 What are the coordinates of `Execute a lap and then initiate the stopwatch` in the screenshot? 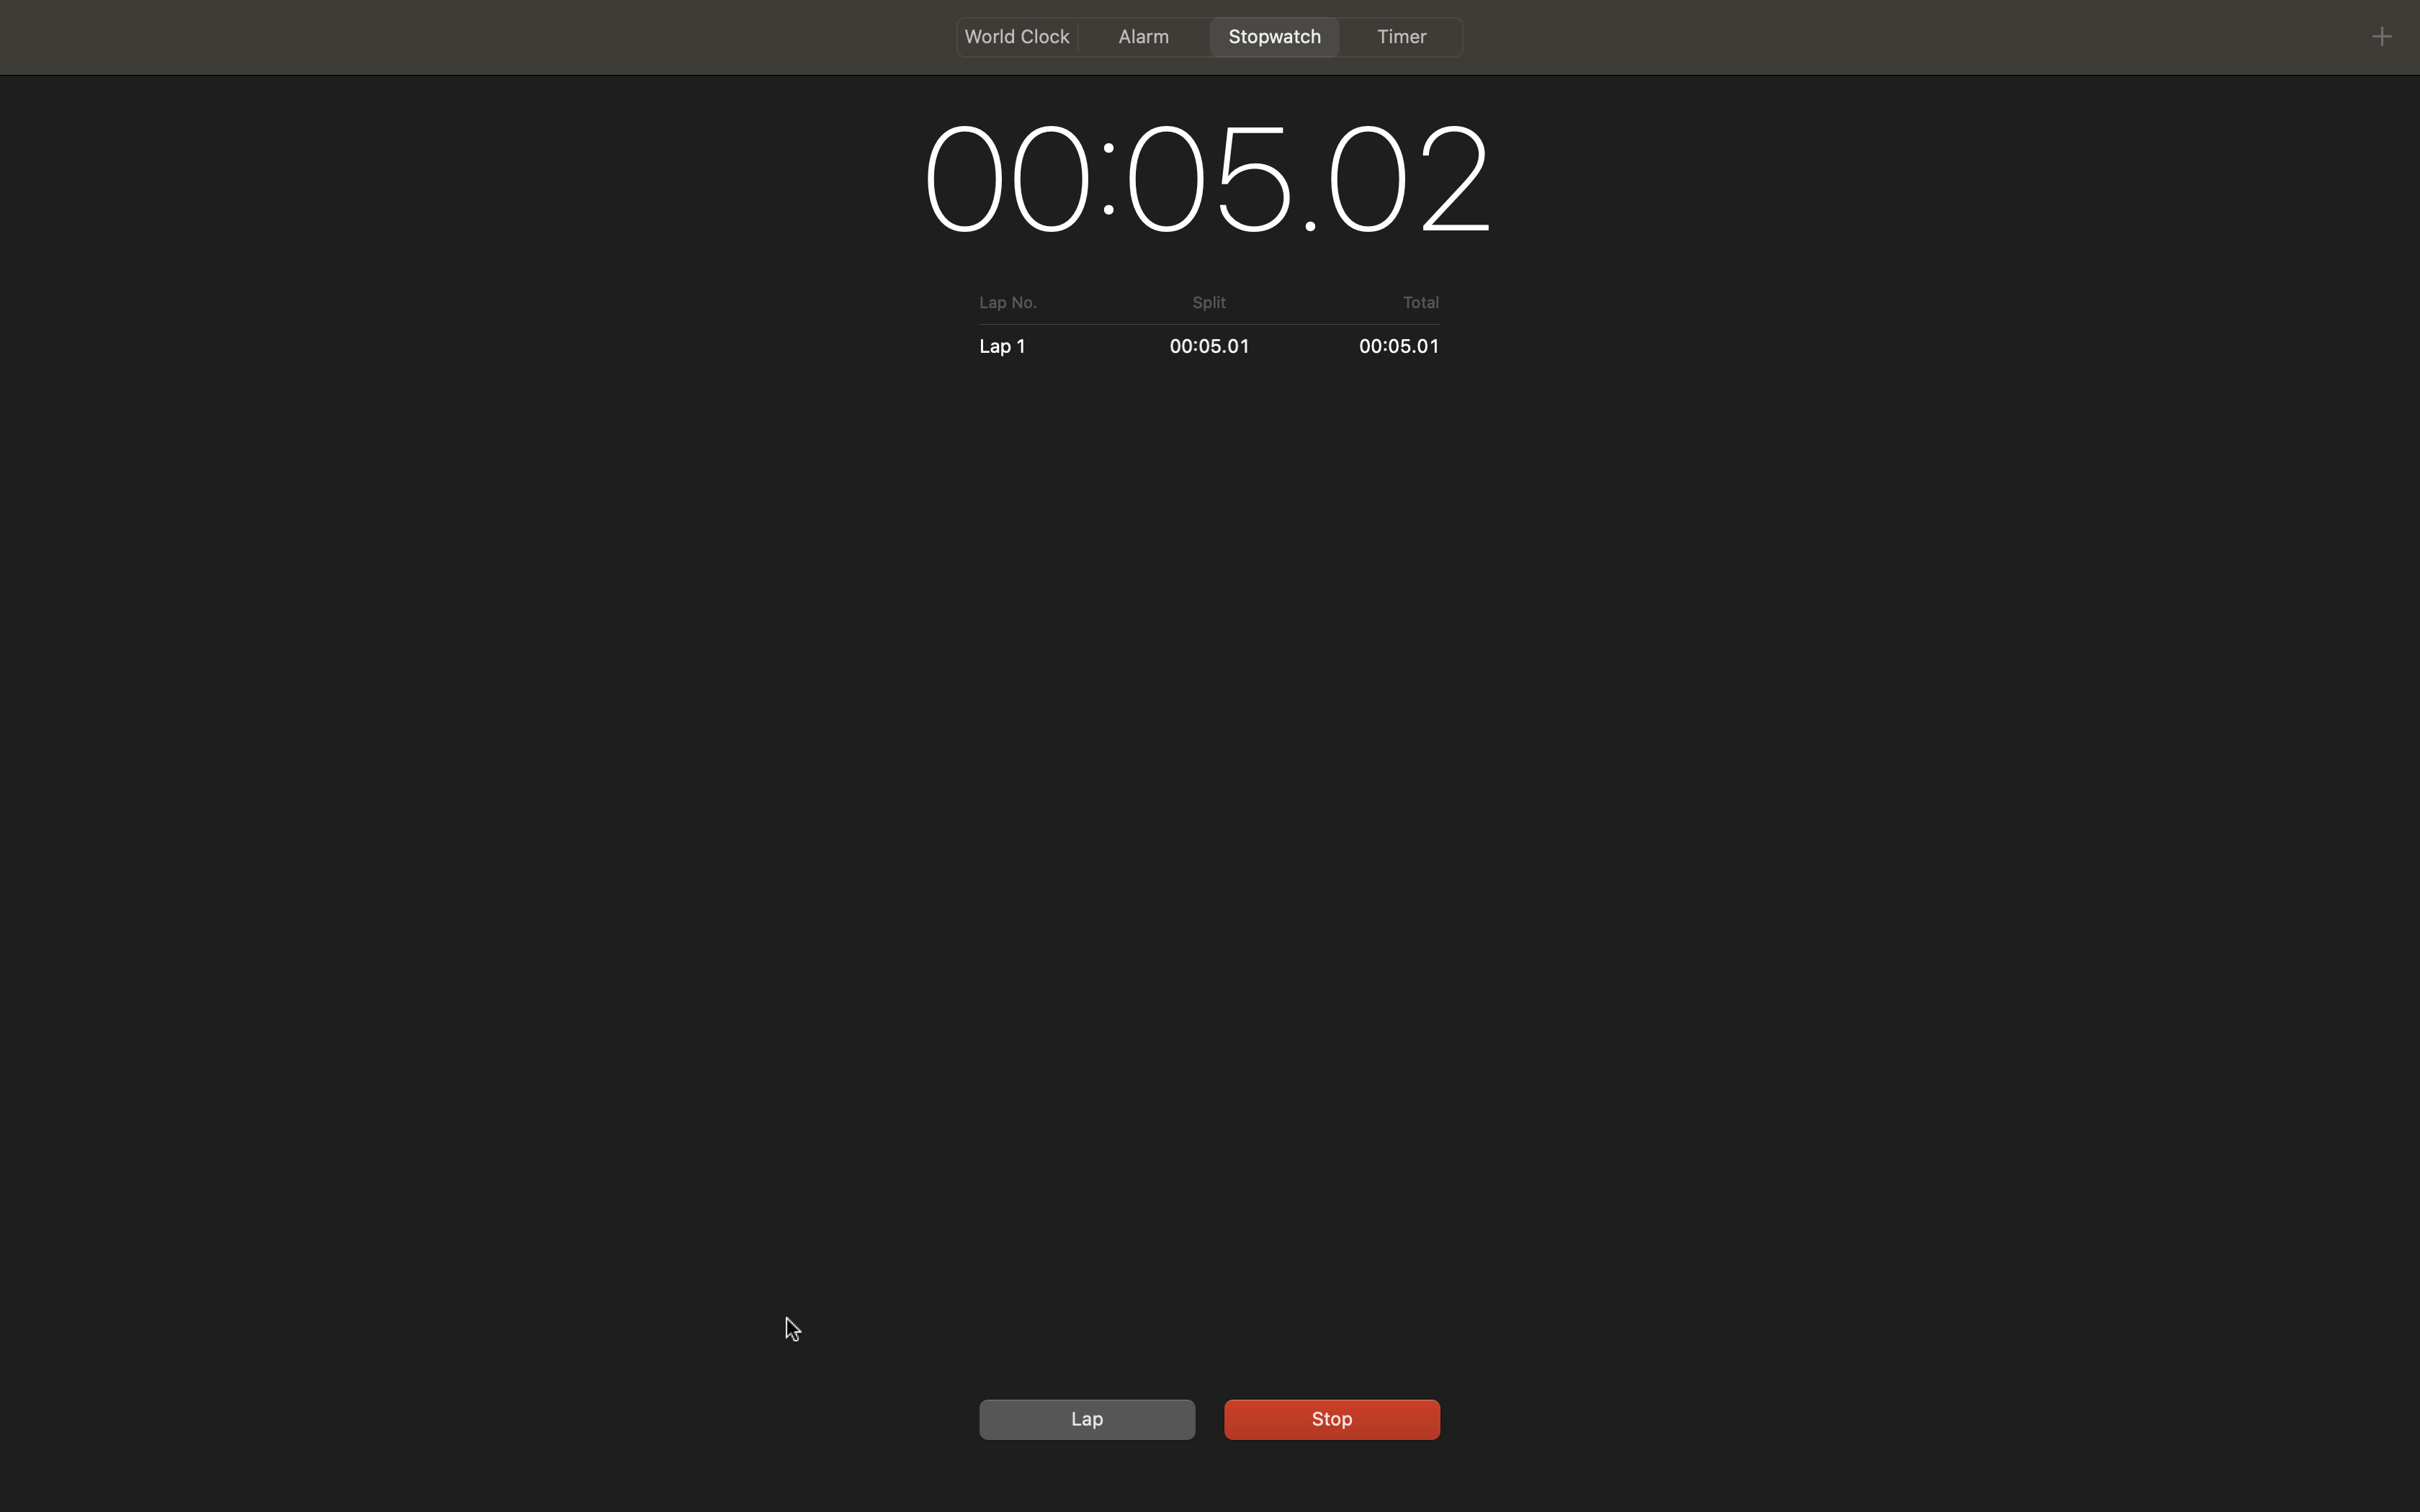 It's located at (1083, 1418).